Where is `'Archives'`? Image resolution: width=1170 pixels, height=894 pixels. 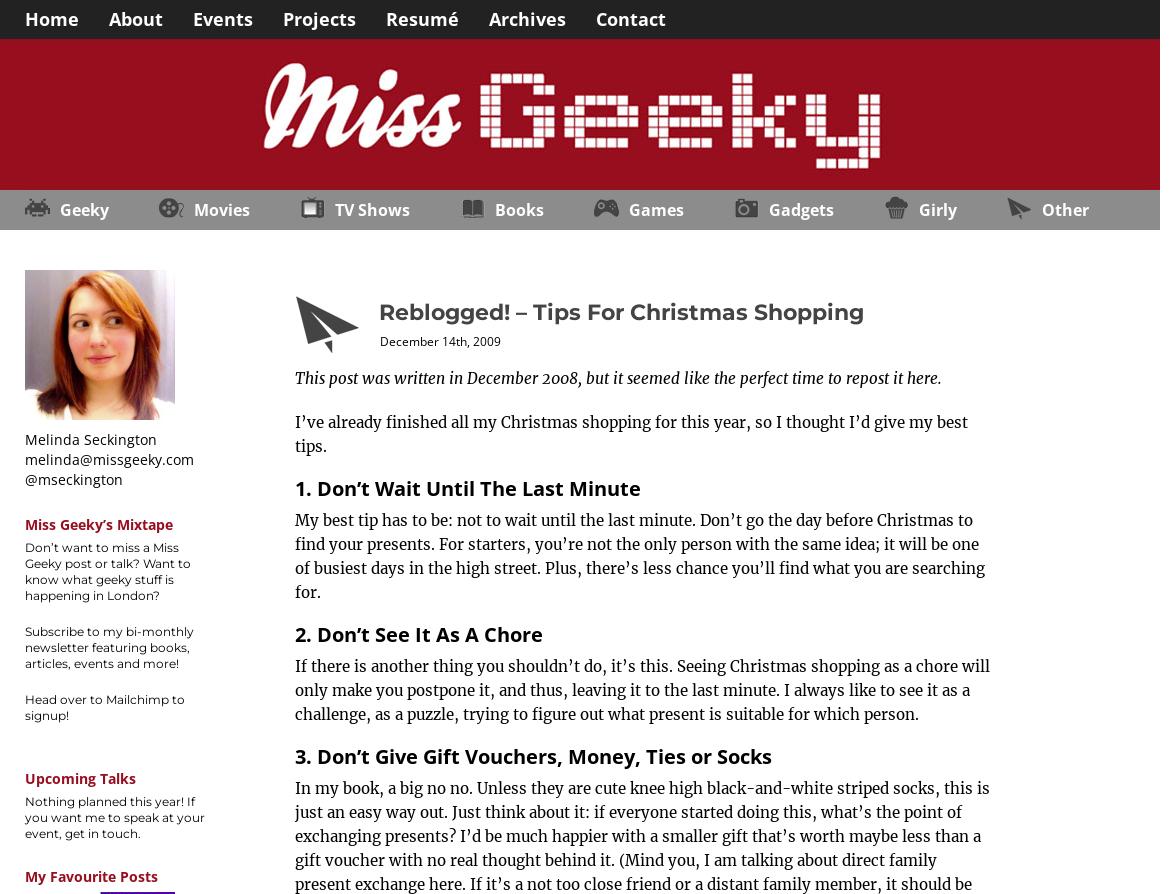 'Archives' is located at coordinates (488, 19).